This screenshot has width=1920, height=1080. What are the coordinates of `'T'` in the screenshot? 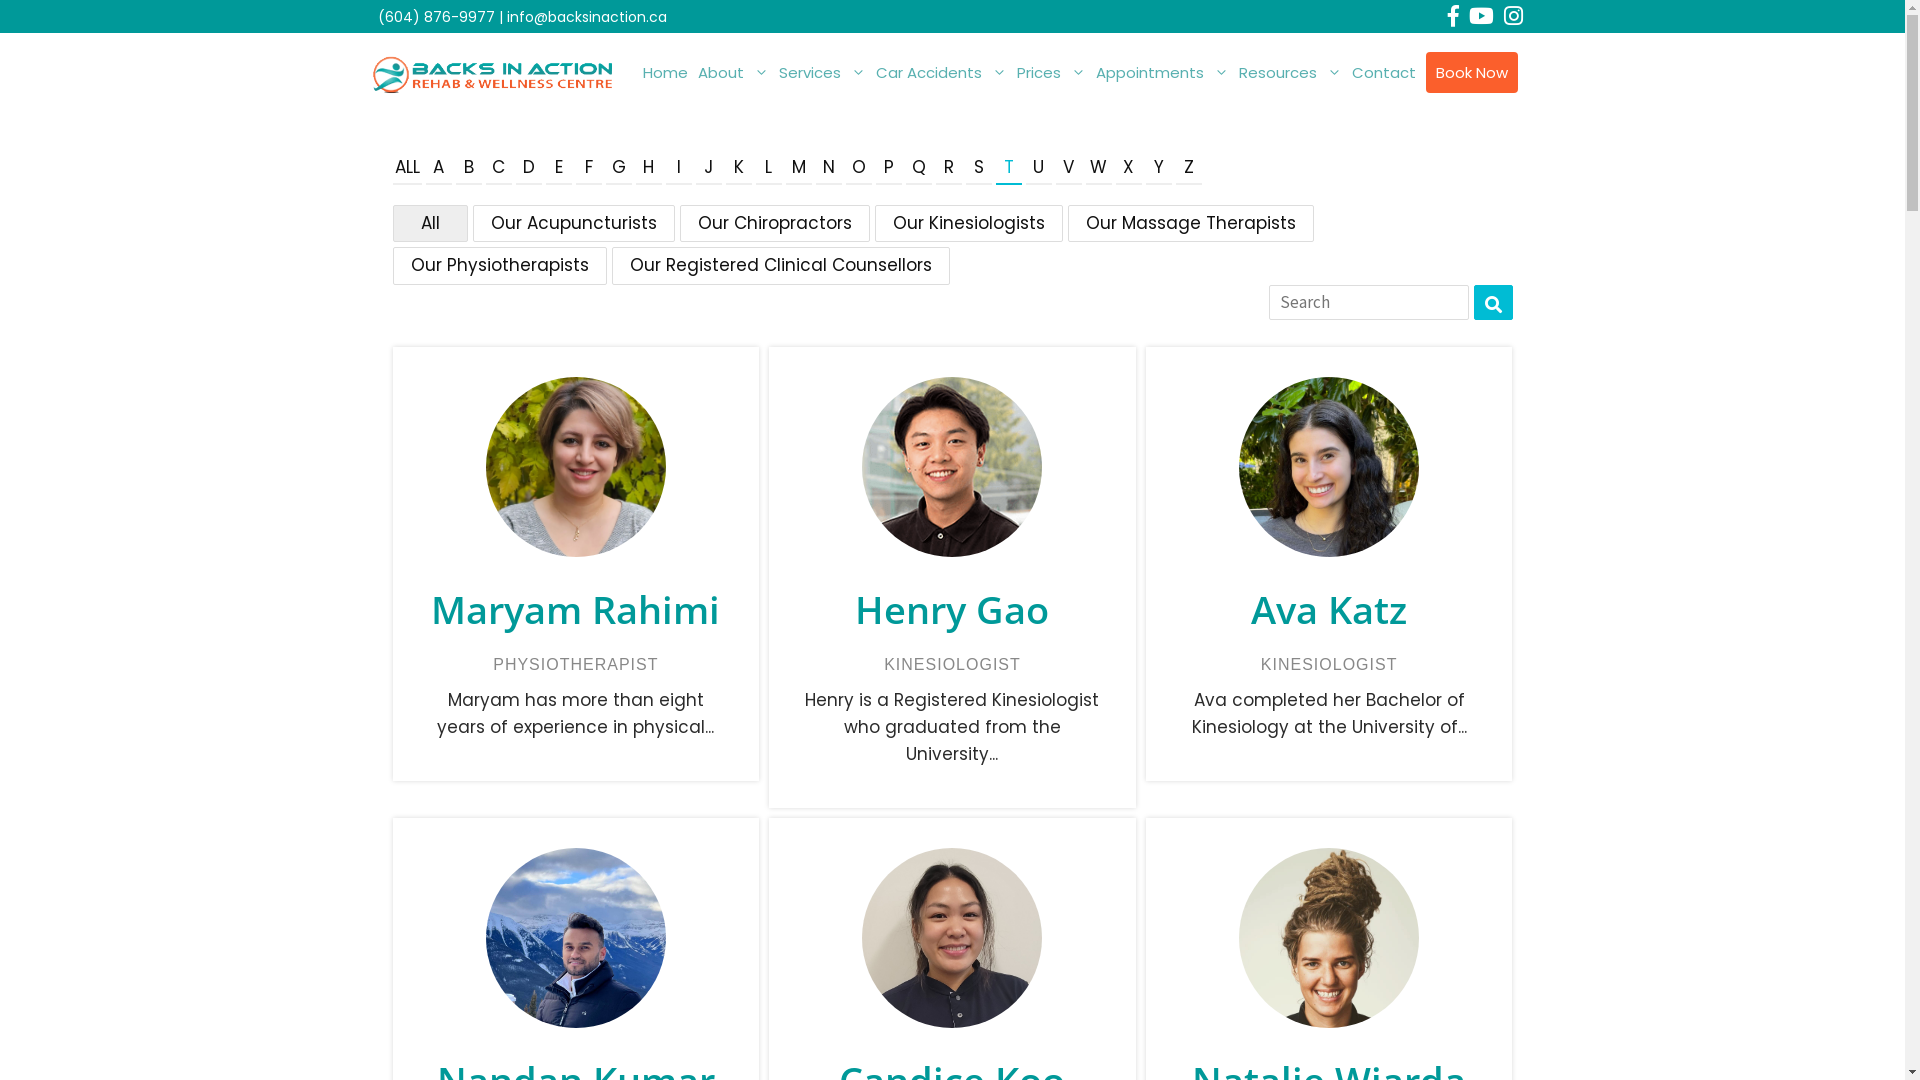 It's located at (1008, 168).